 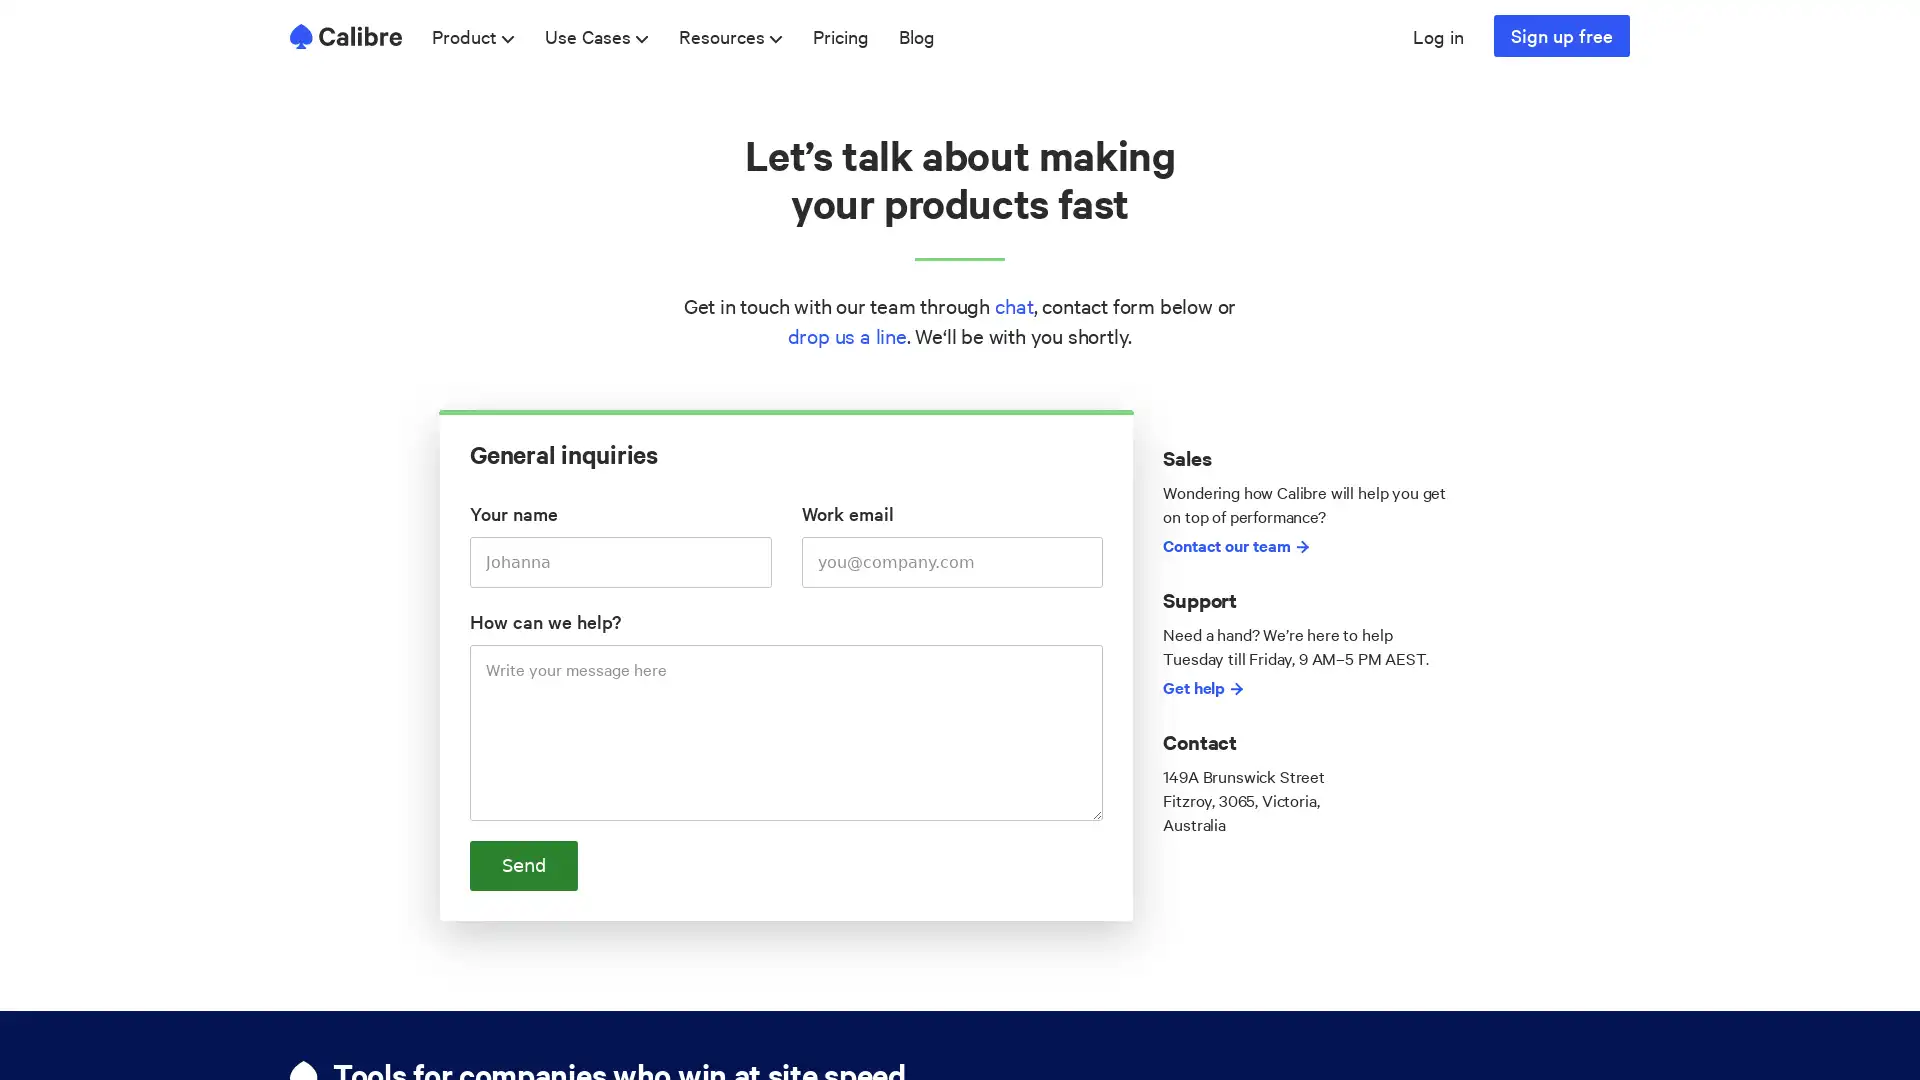 What do you see at coordinates (1013, 305) in the screenshot?
I see `chat` at bounding box center [1013, 305].